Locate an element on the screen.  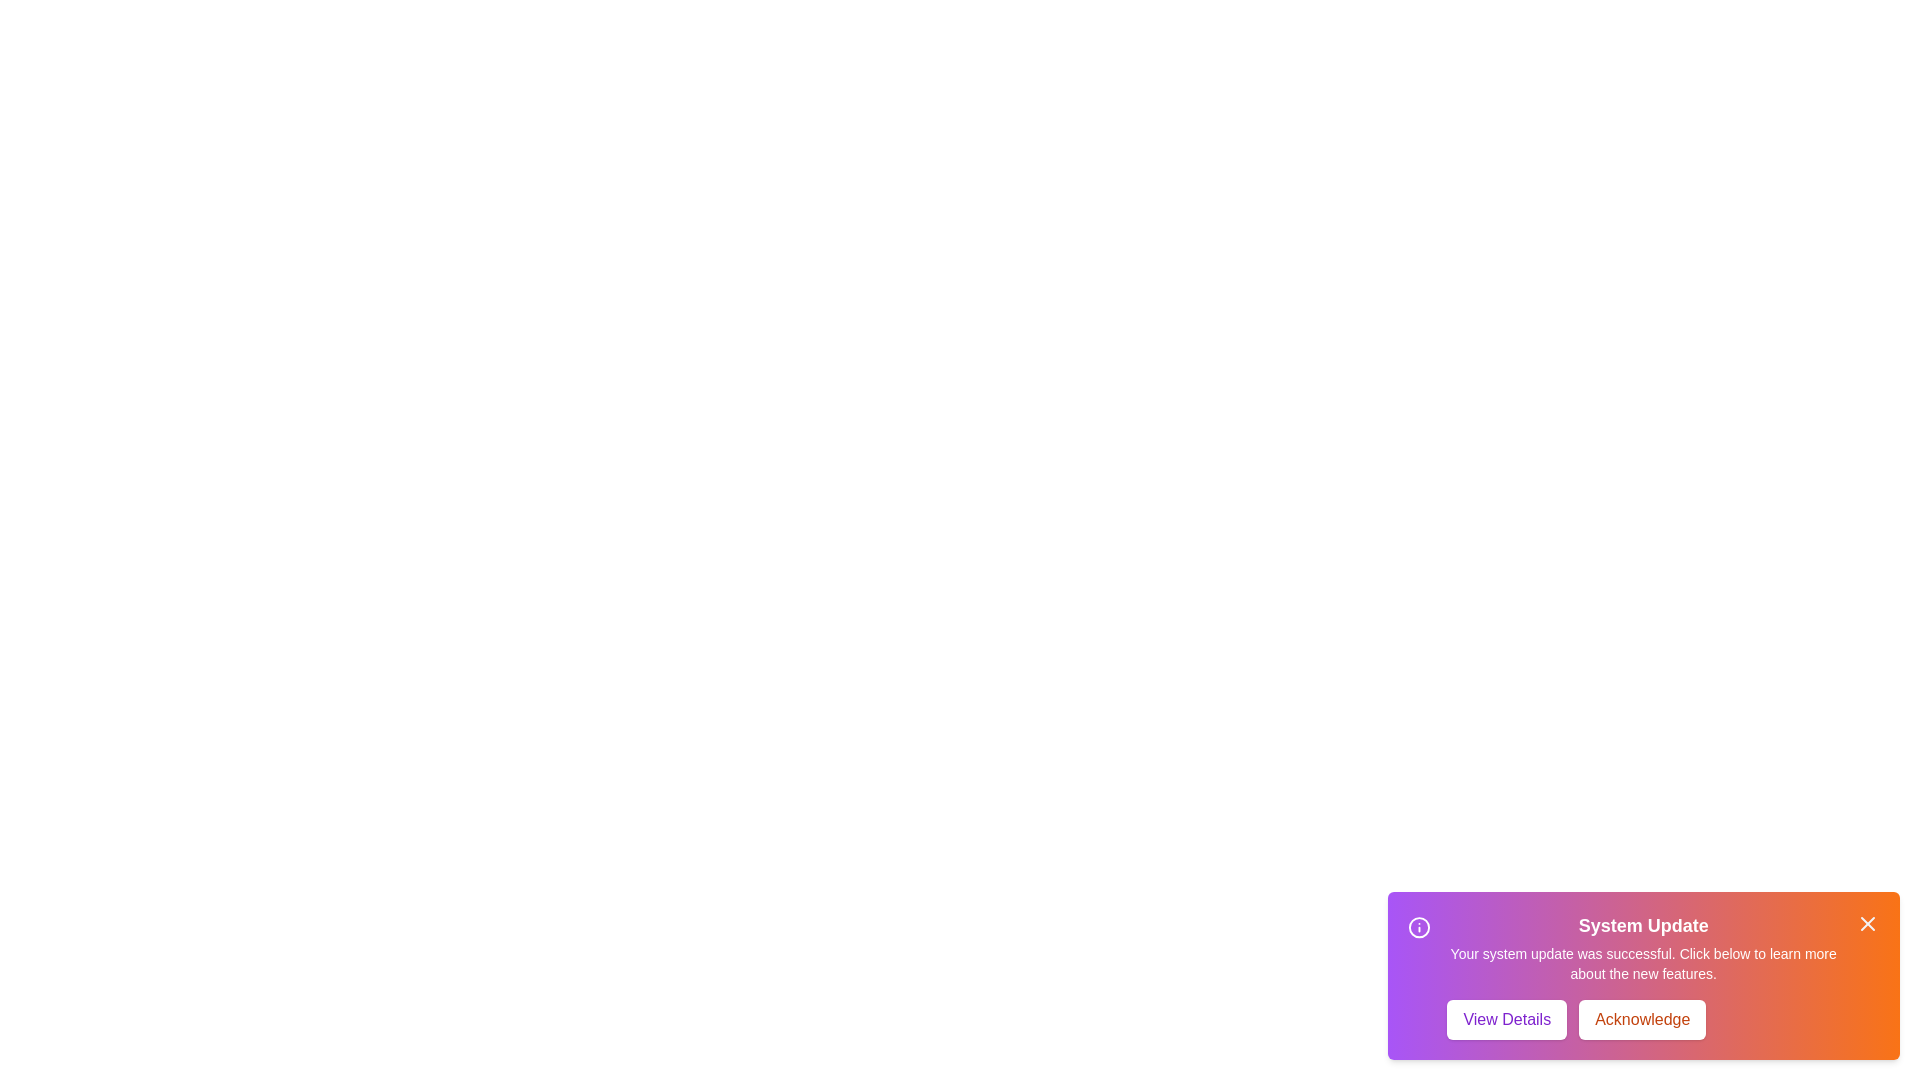
the Acknowledge button to perform the associated action is located at coordinates (1642, 1019).